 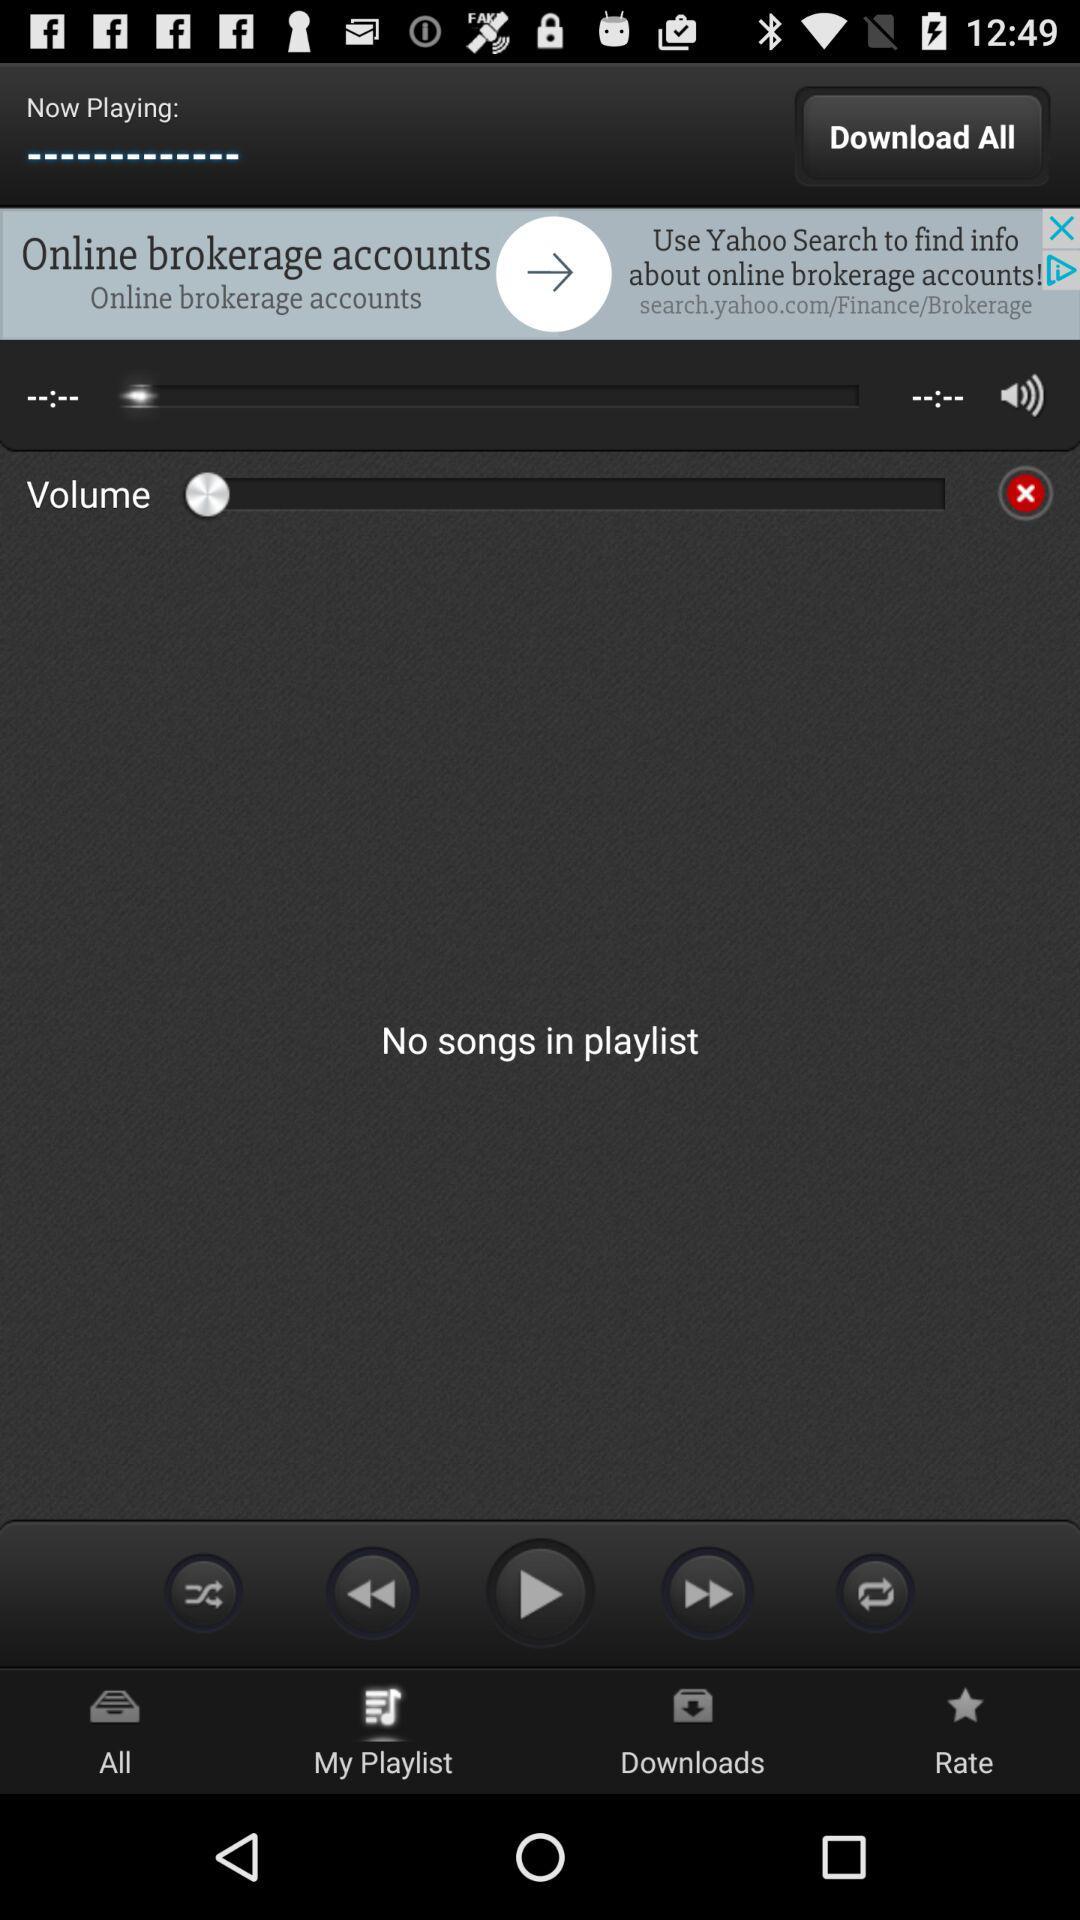 I want to click on fast forward, so click(x=707, y=1591).